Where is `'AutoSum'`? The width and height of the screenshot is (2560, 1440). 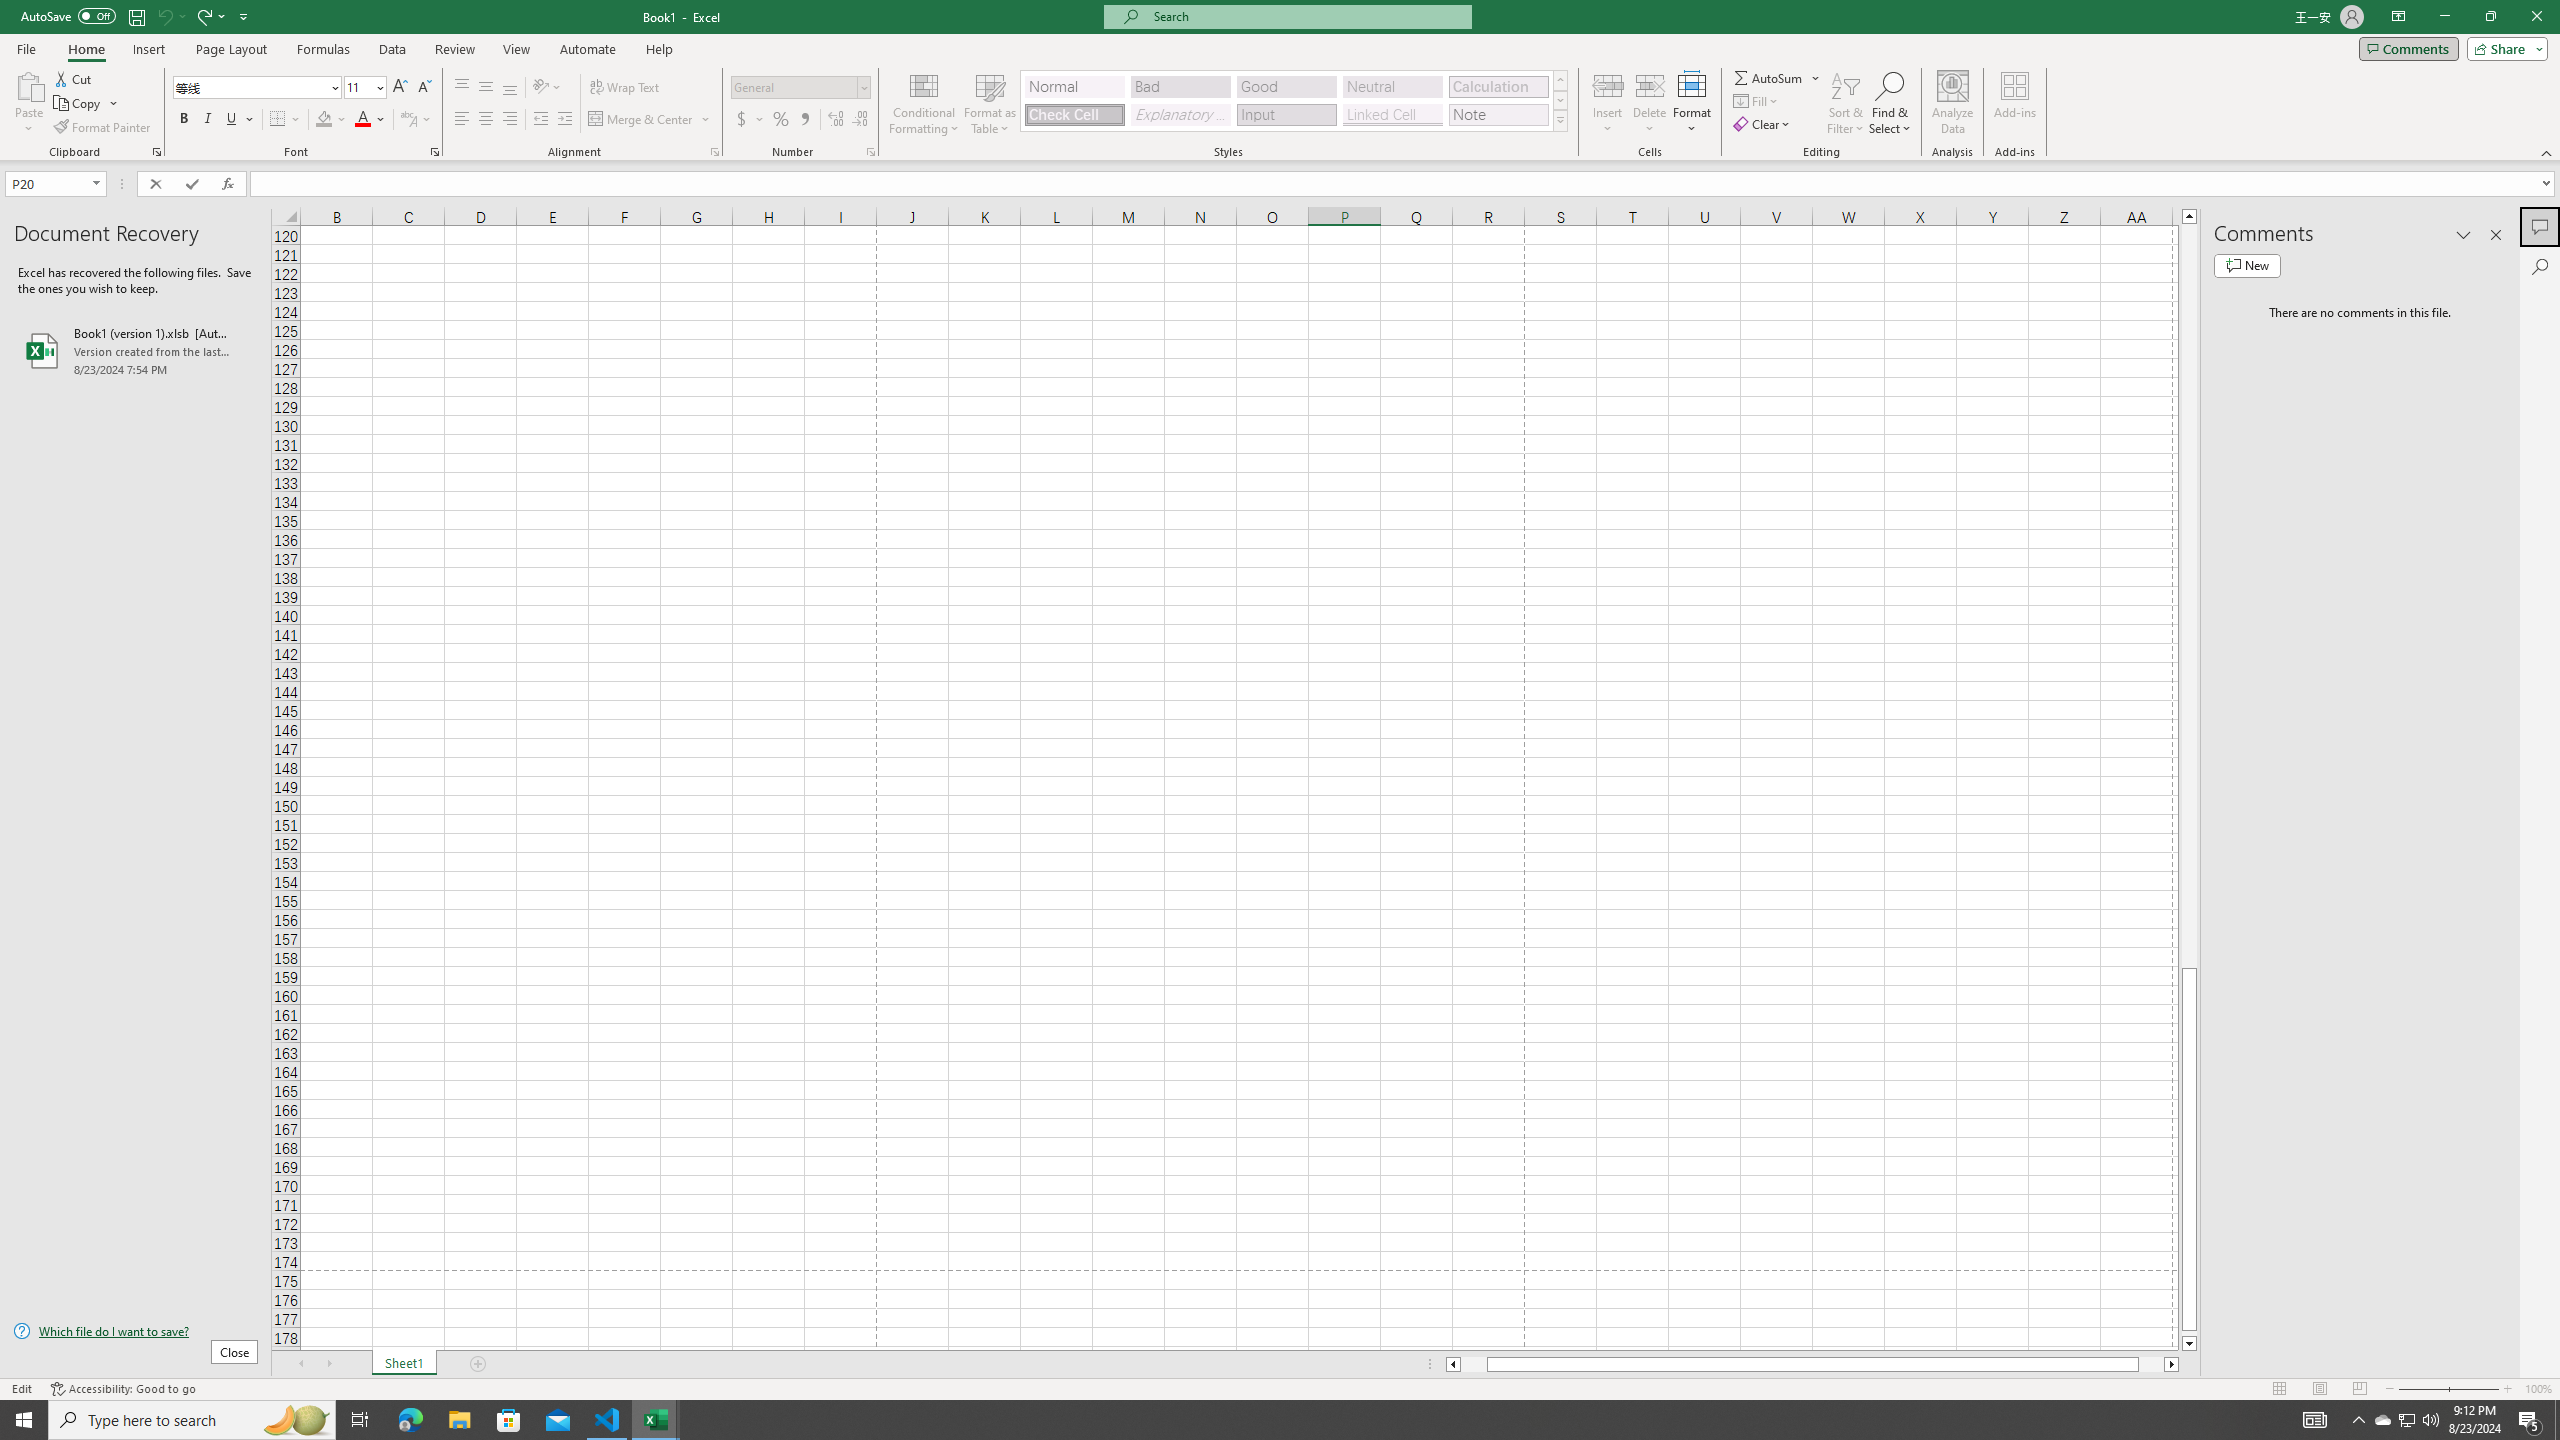 'AutoSum' is located at coordinates (1777, 77).